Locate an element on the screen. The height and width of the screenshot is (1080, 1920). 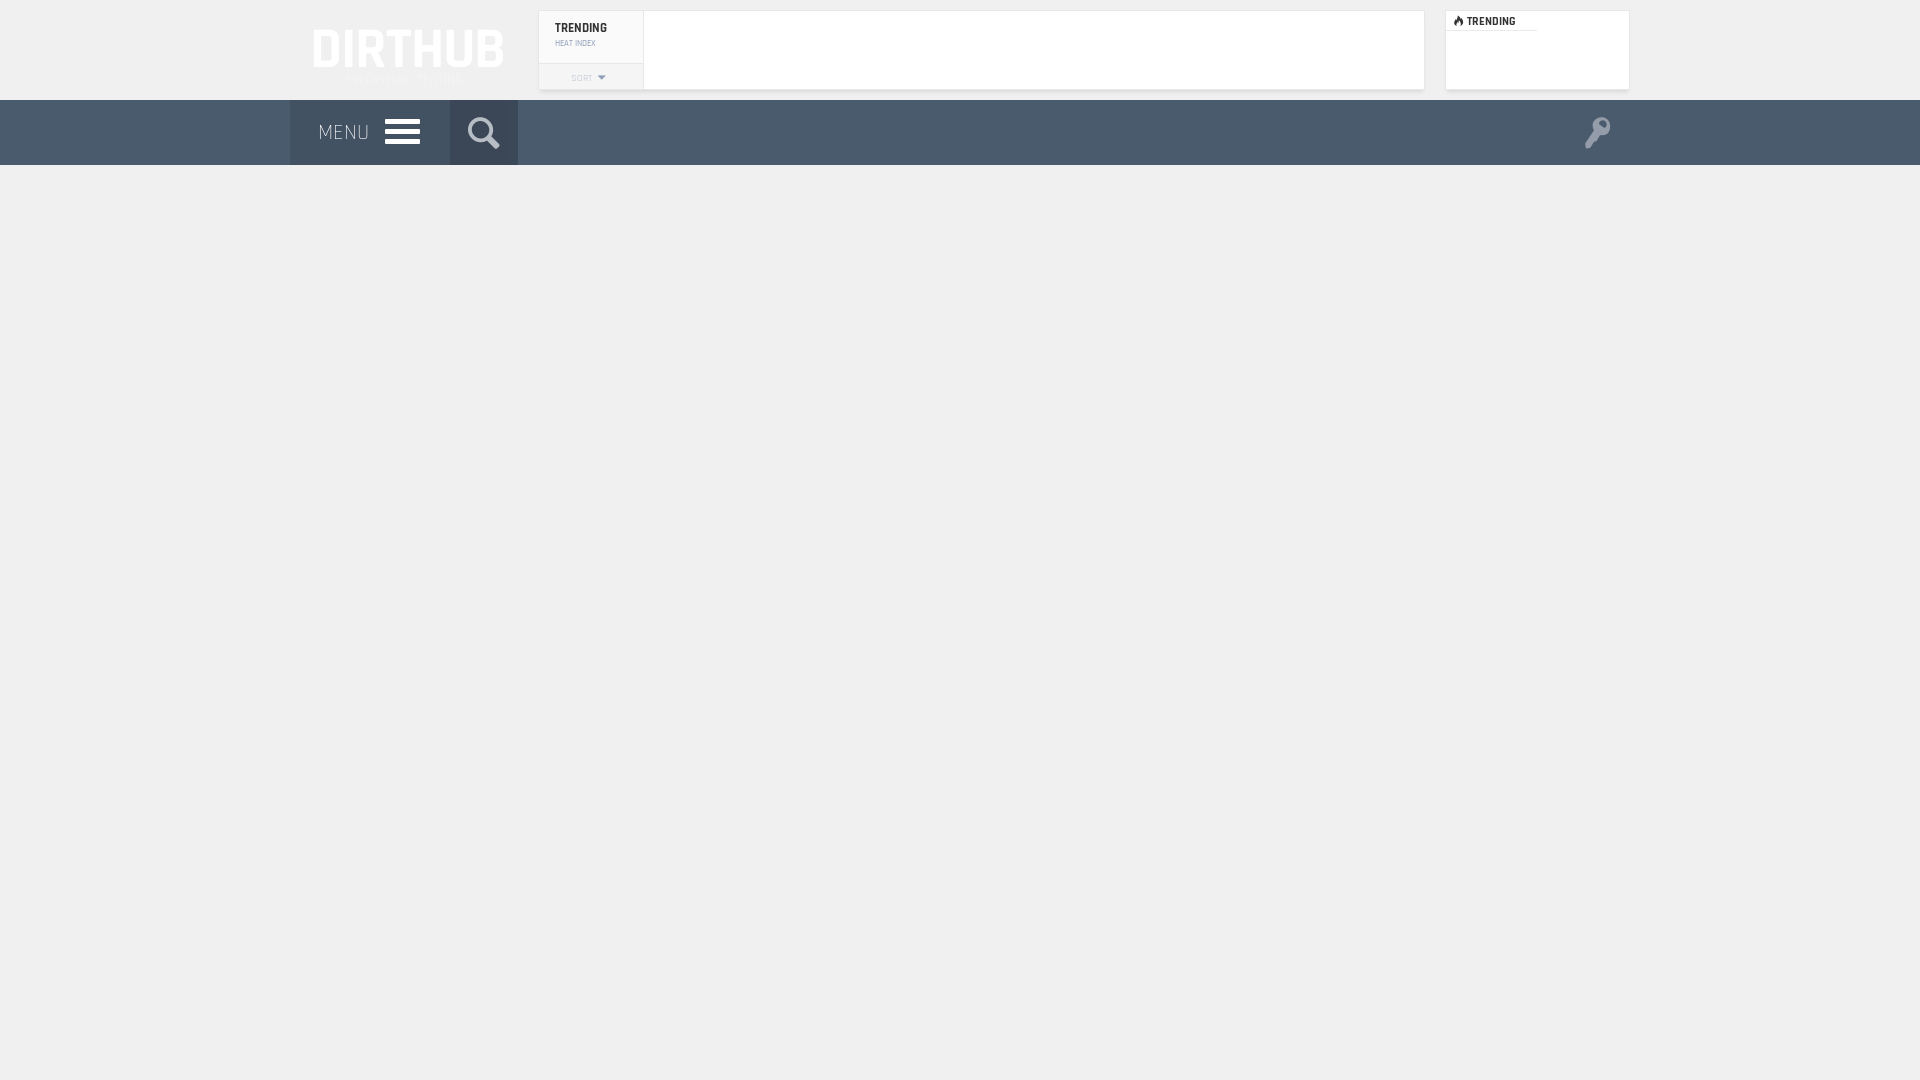
'DIRTHUB' is located at coordinates (402, 49).